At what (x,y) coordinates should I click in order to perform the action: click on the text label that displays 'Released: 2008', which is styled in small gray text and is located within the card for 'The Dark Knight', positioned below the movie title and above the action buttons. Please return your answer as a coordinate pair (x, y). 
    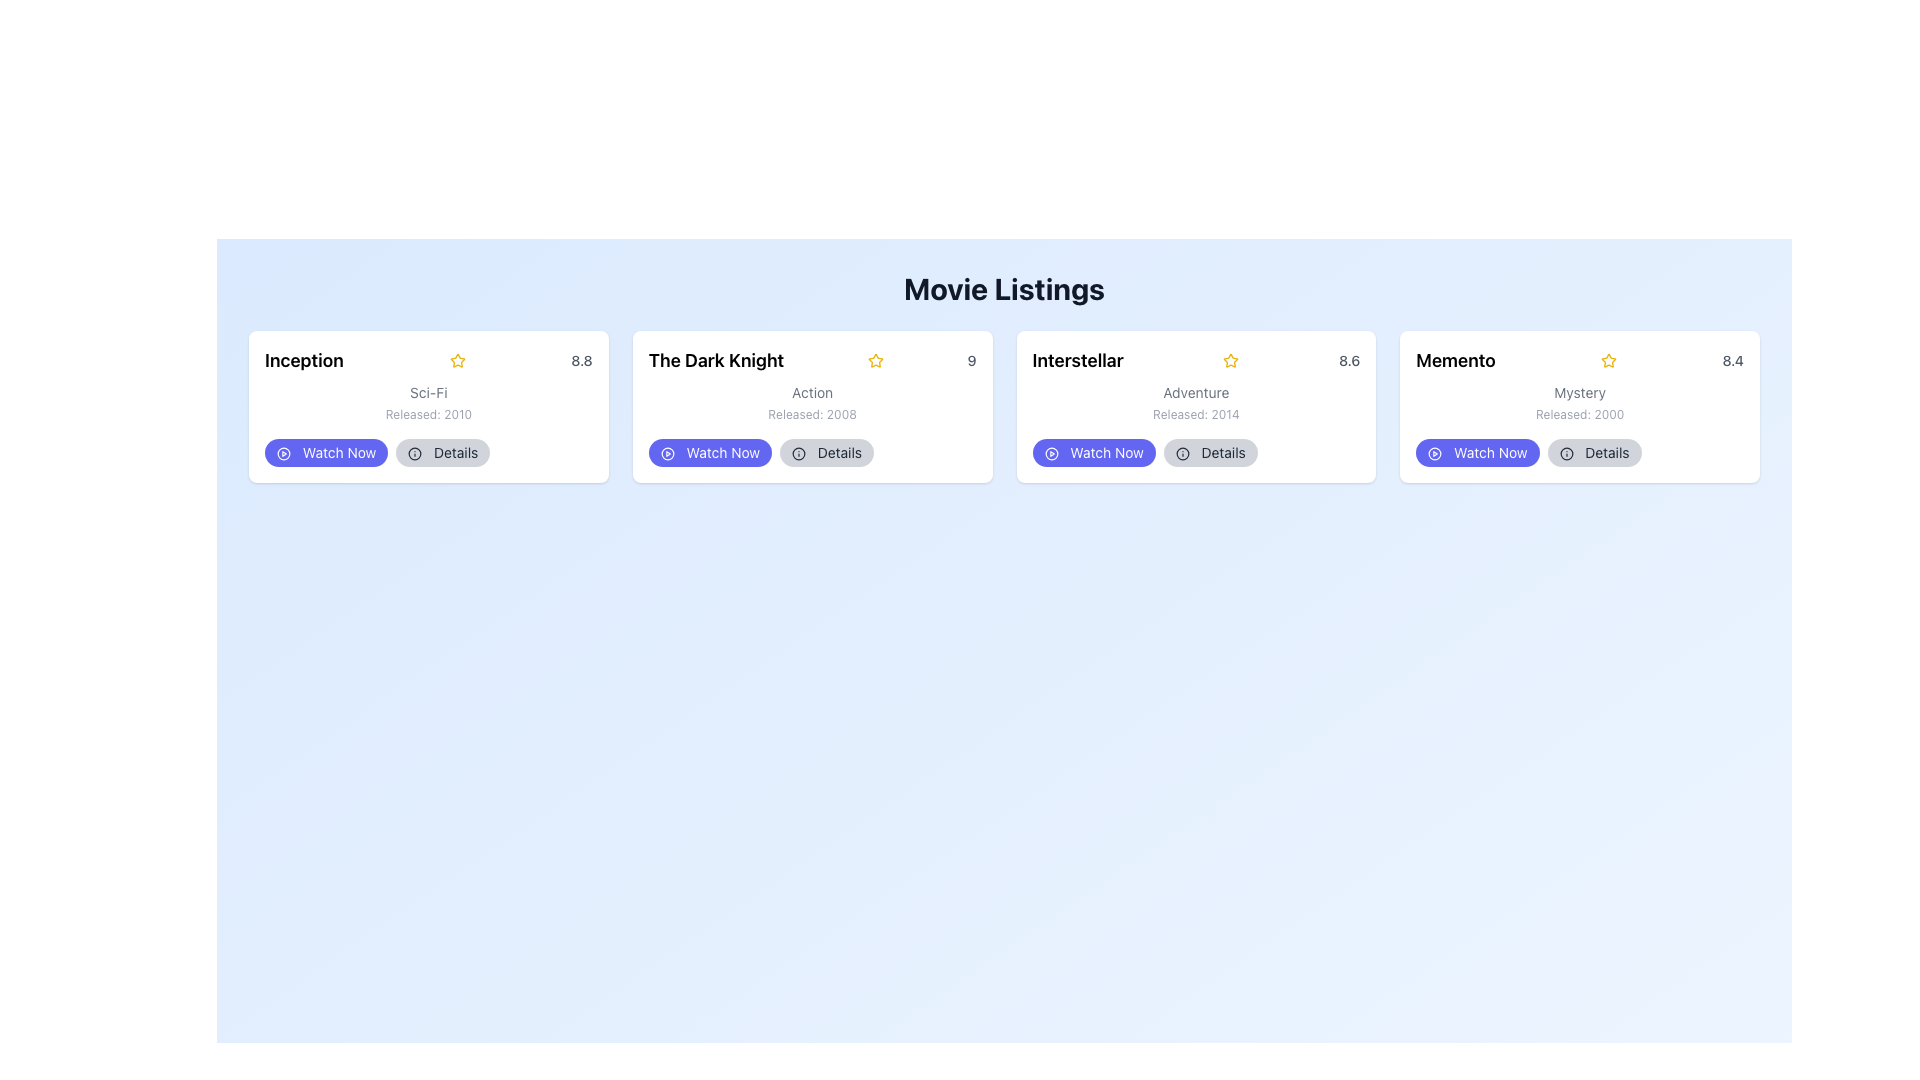
    Looking at the image, I should click on (812, 414).